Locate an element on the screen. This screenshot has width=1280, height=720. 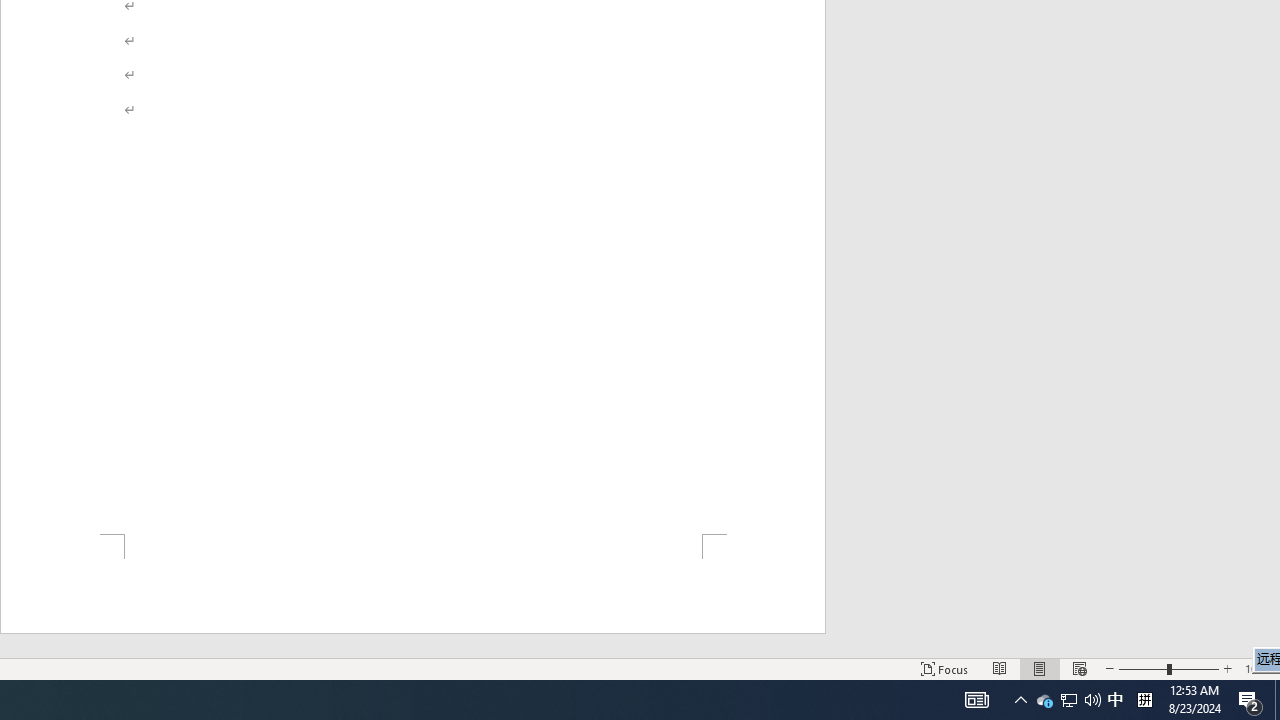
'Zoom Out' is located at coordinates (1143, 669).